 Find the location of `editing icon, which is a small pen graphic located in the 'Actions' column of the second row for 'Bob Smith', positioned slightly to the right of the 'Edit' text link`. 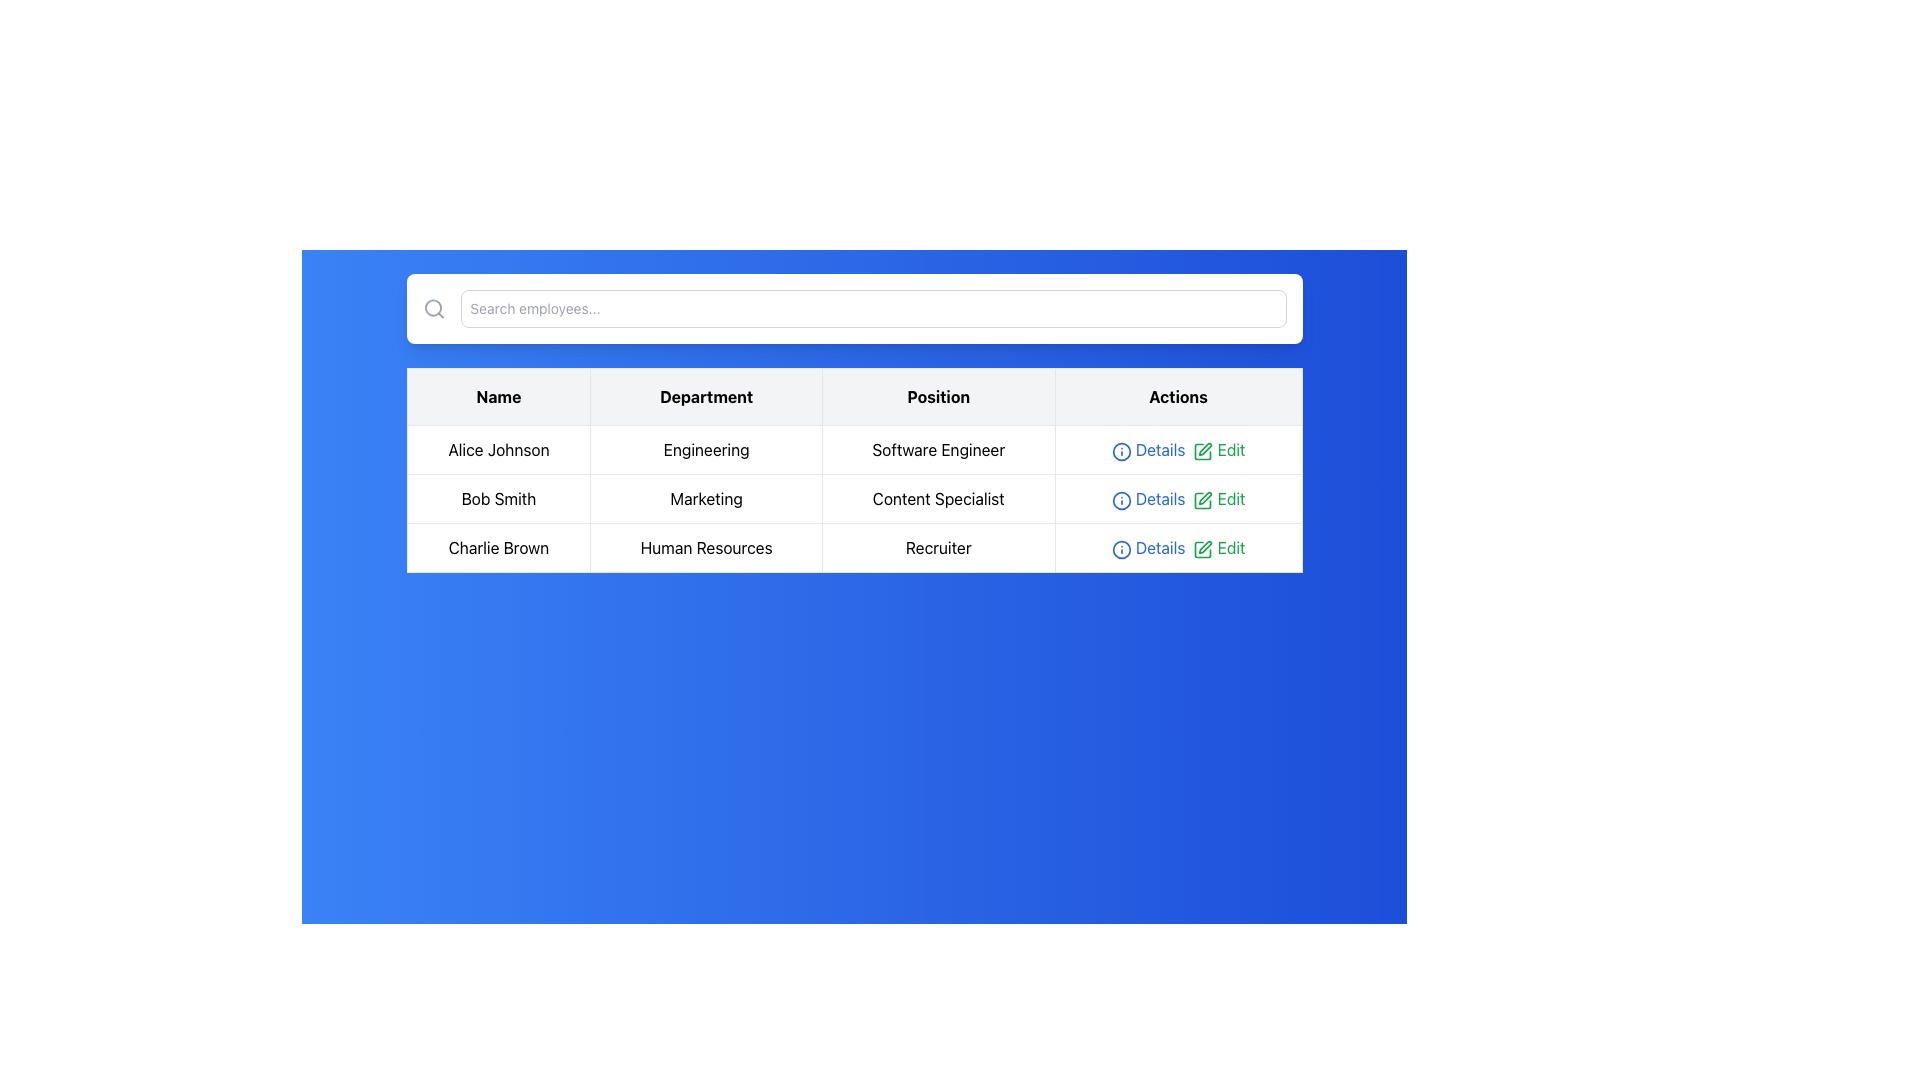

editing icon, which is a small pen graphic located in the 'Actions' column of the second row for 'Bob Smith', positioned slightly to the right of the 'Edit' text link is located at coordinates (1204, 448).